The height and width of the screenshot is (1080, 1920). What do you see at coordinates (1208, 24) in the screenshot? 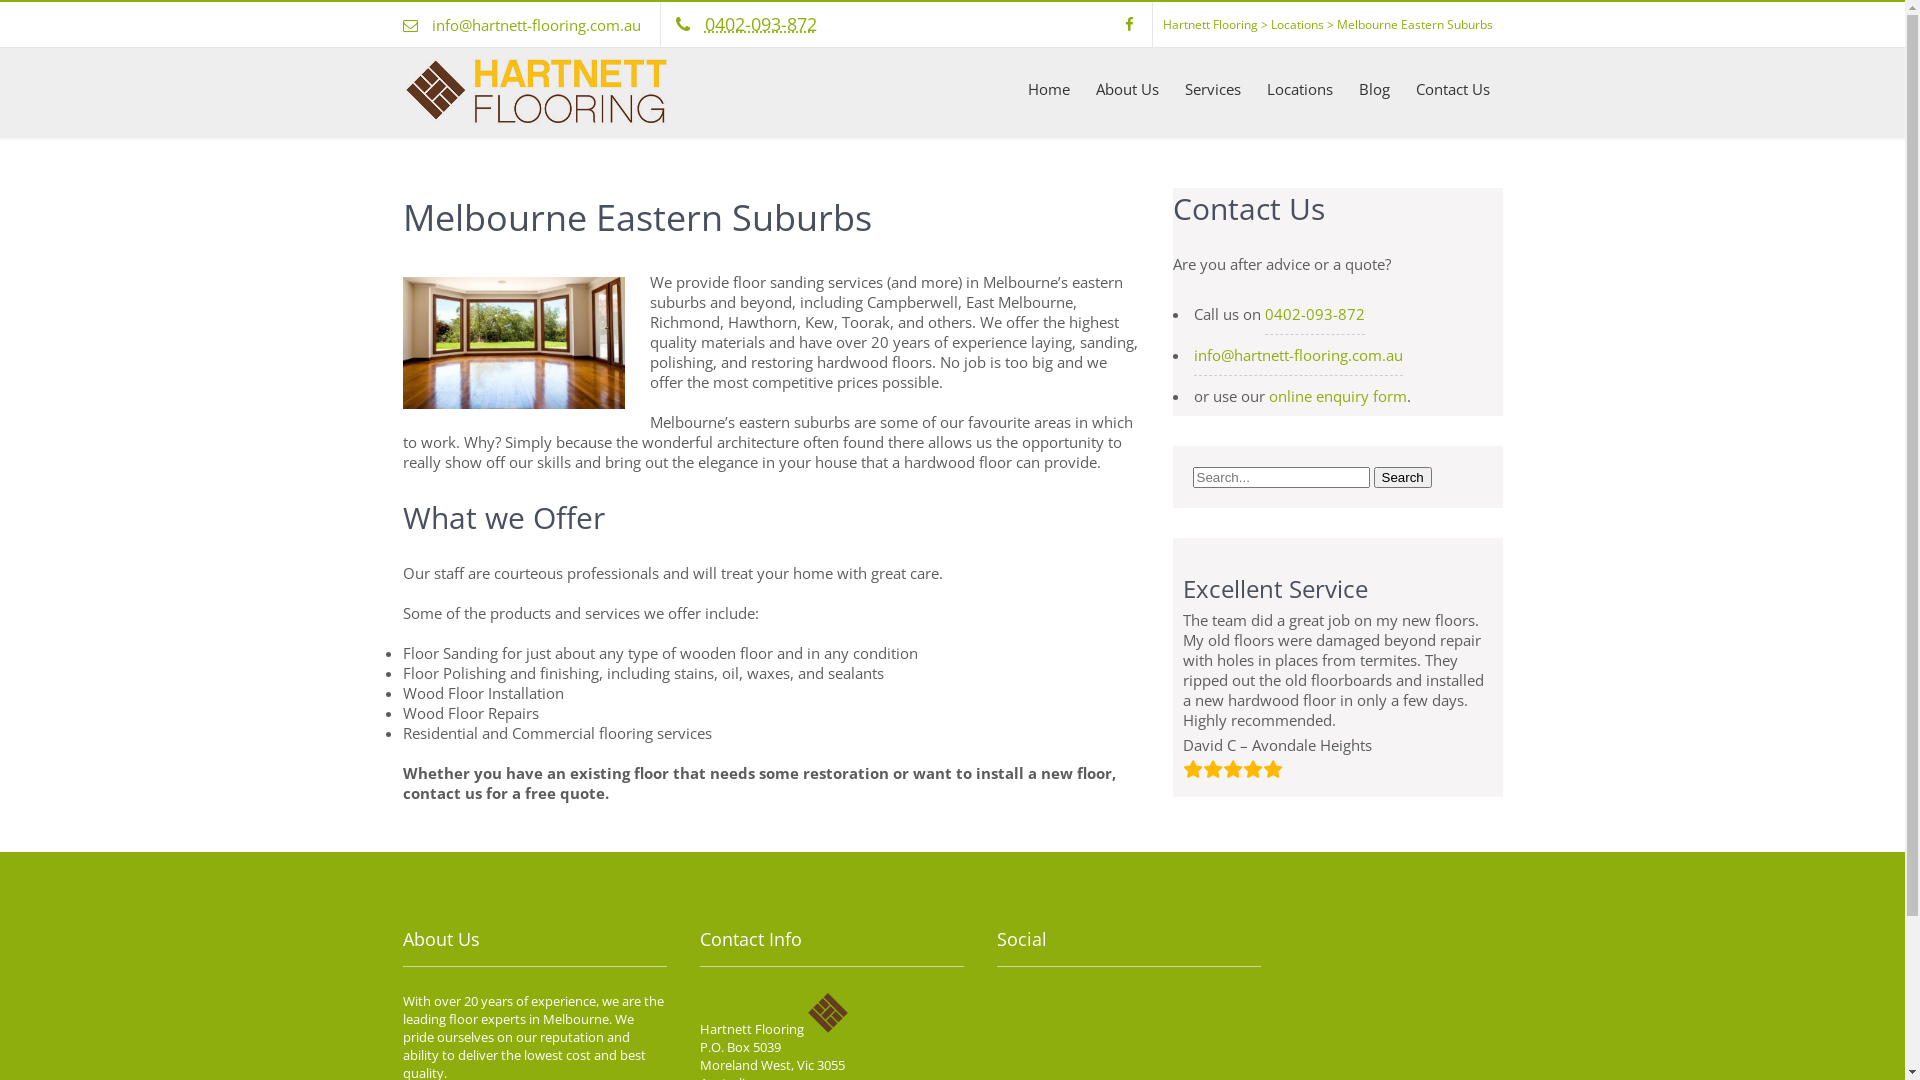
I see `'Hartnett Flooring'` at bounding box center [1208, 24].